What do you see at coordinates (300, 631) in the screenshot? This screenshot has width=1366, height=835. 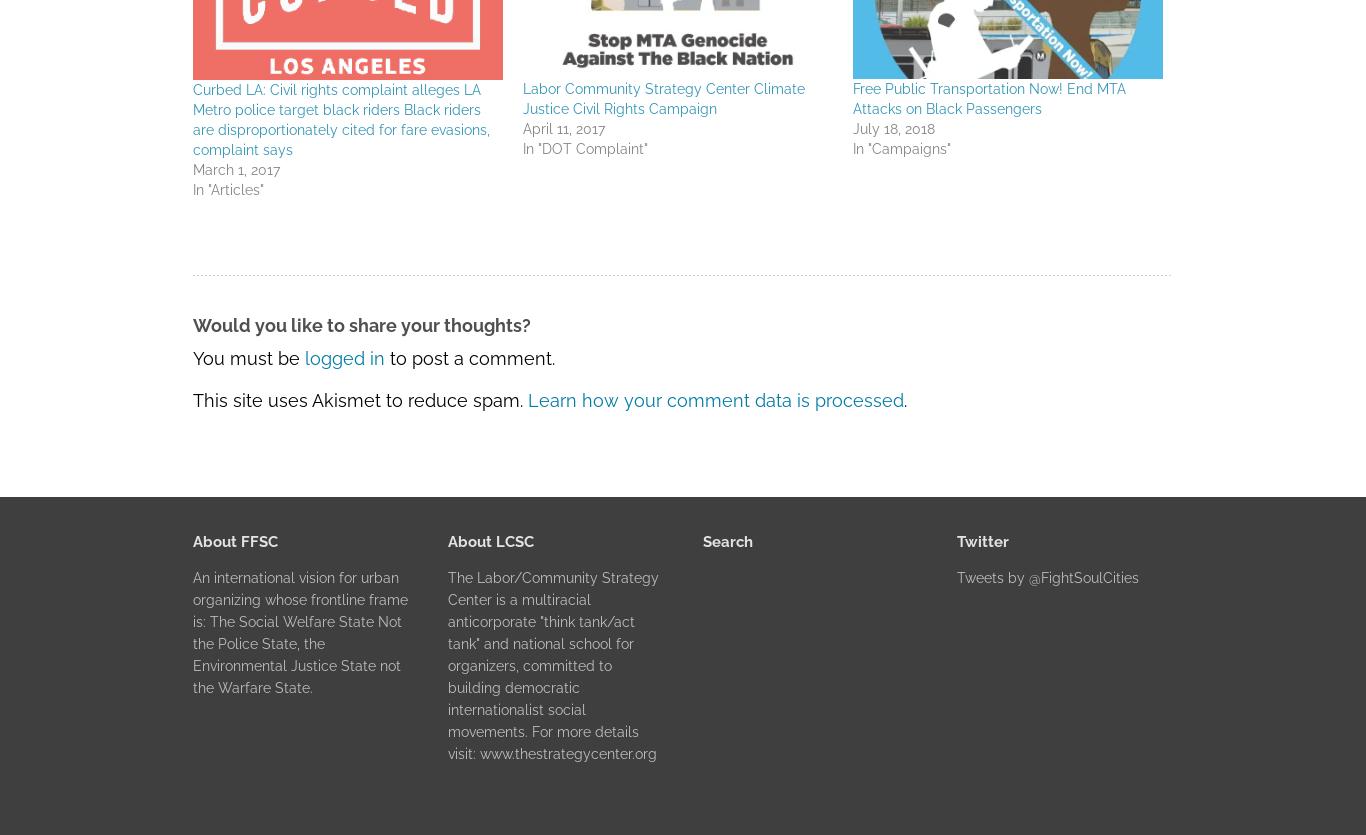 I see `'An international vision for urban organizing whose frontline frame is: The Social Welfare State Not the Police State, the Environmental Justice State not the Warfare State.'` at bounding box center [300, 631].